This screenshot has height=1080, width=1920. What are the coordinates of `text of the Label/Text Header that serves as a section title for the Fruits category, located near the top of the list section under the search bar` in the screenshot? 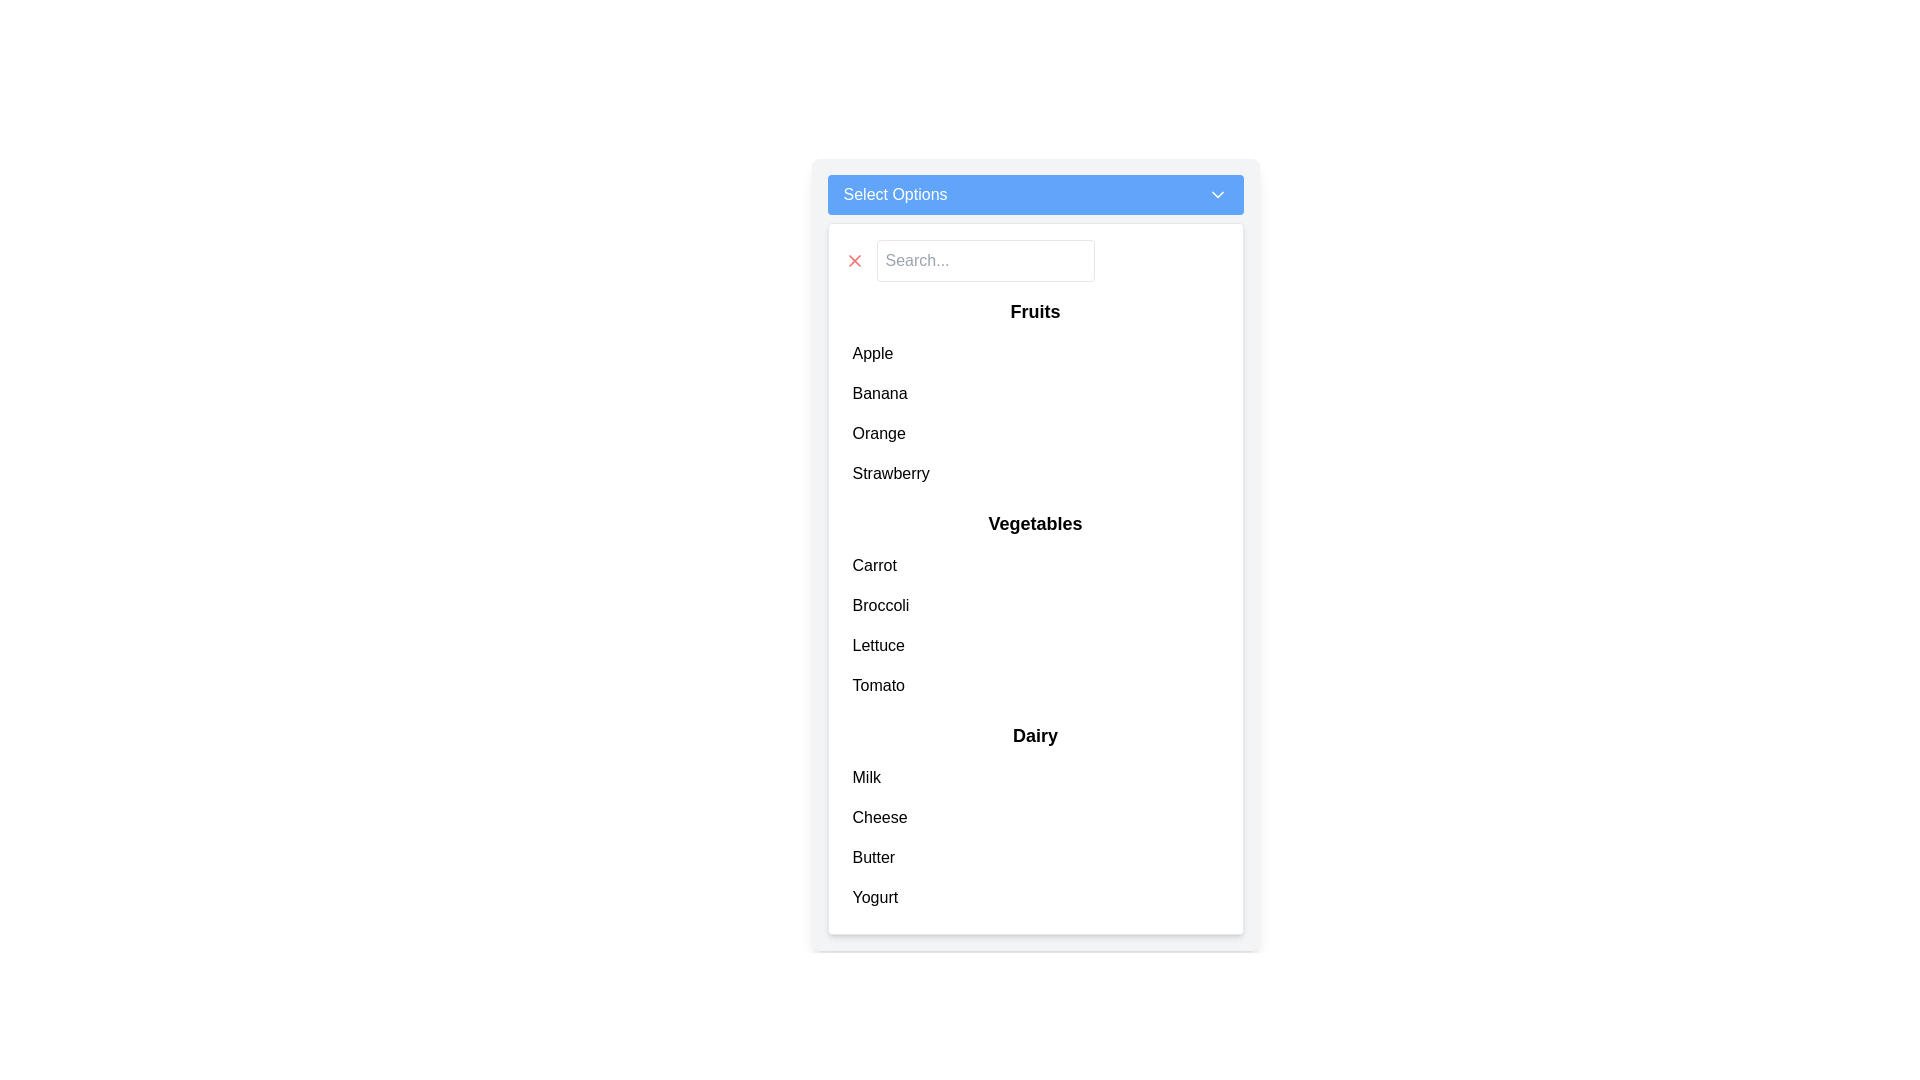 It's located at (1035, 312).